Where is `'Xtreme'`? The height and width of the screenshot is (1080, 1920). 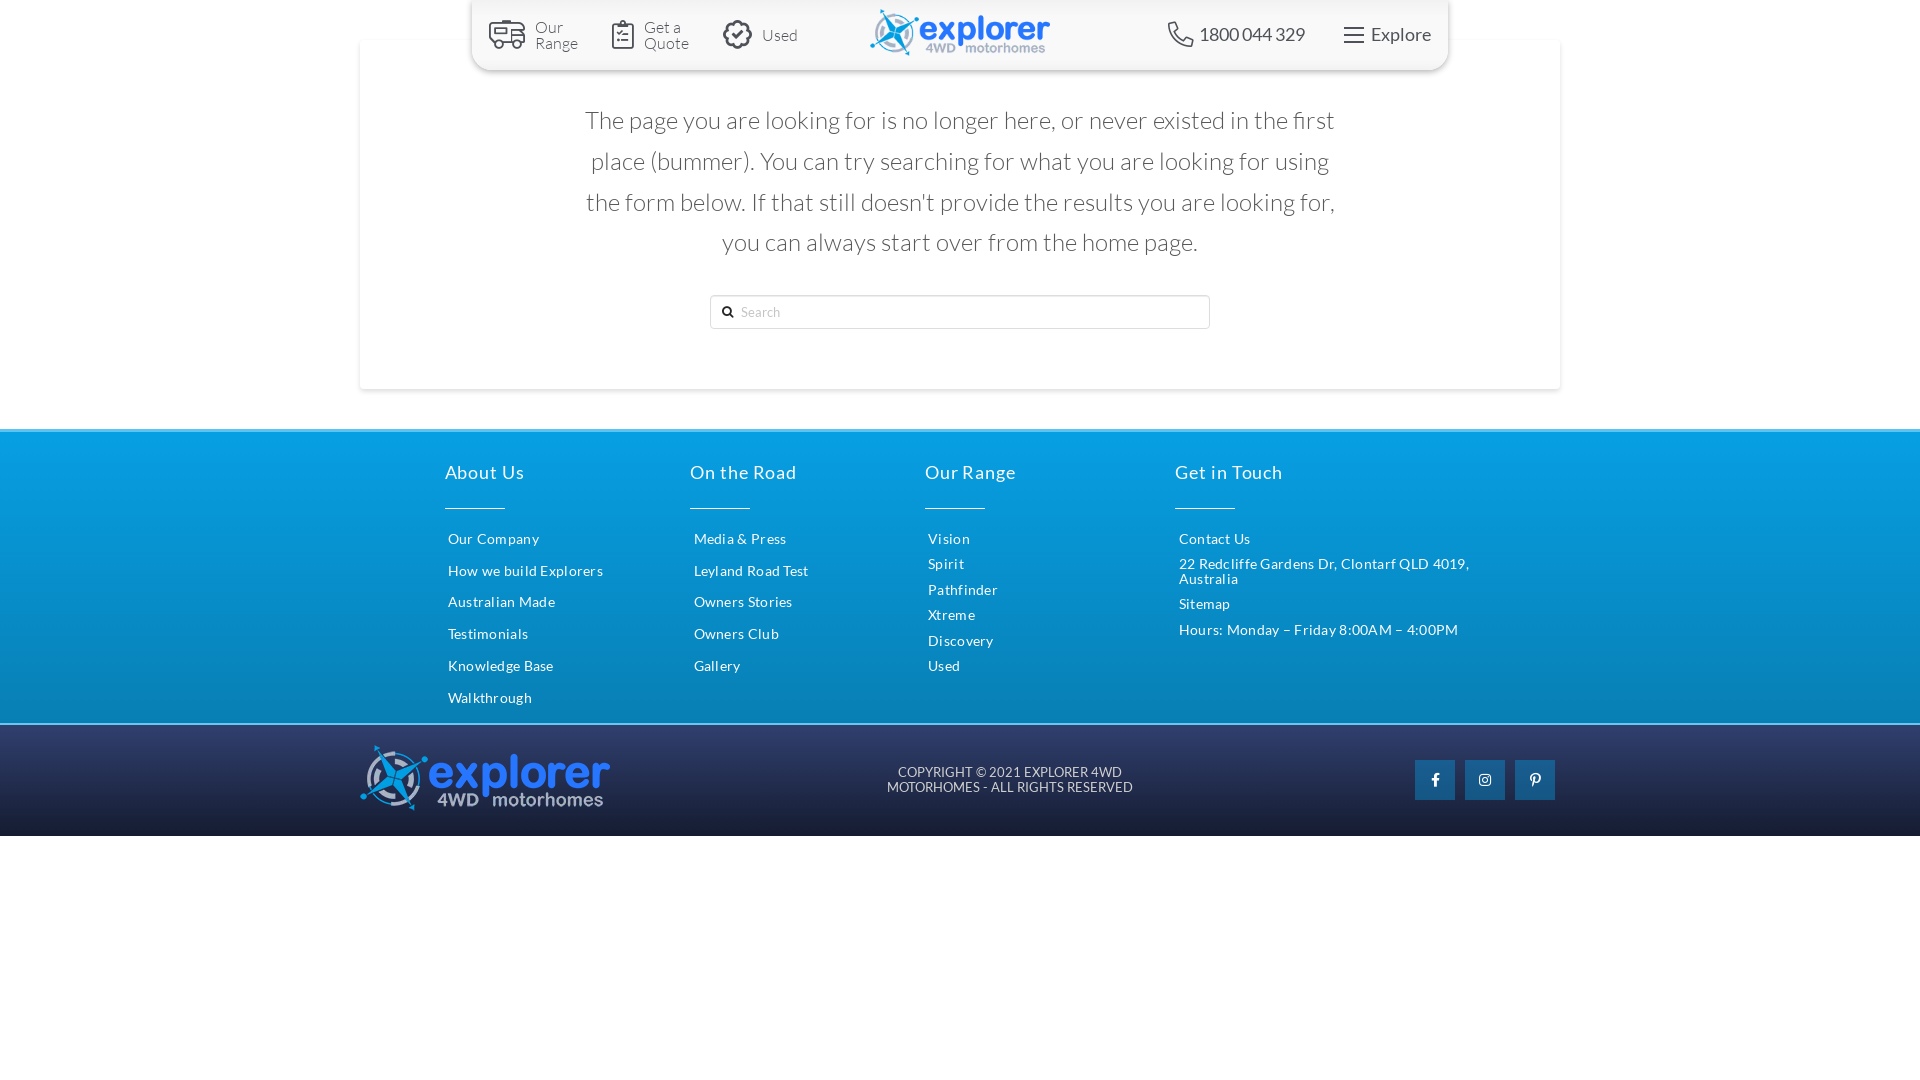 'Xtreme' is located at coordinates (949, 614).